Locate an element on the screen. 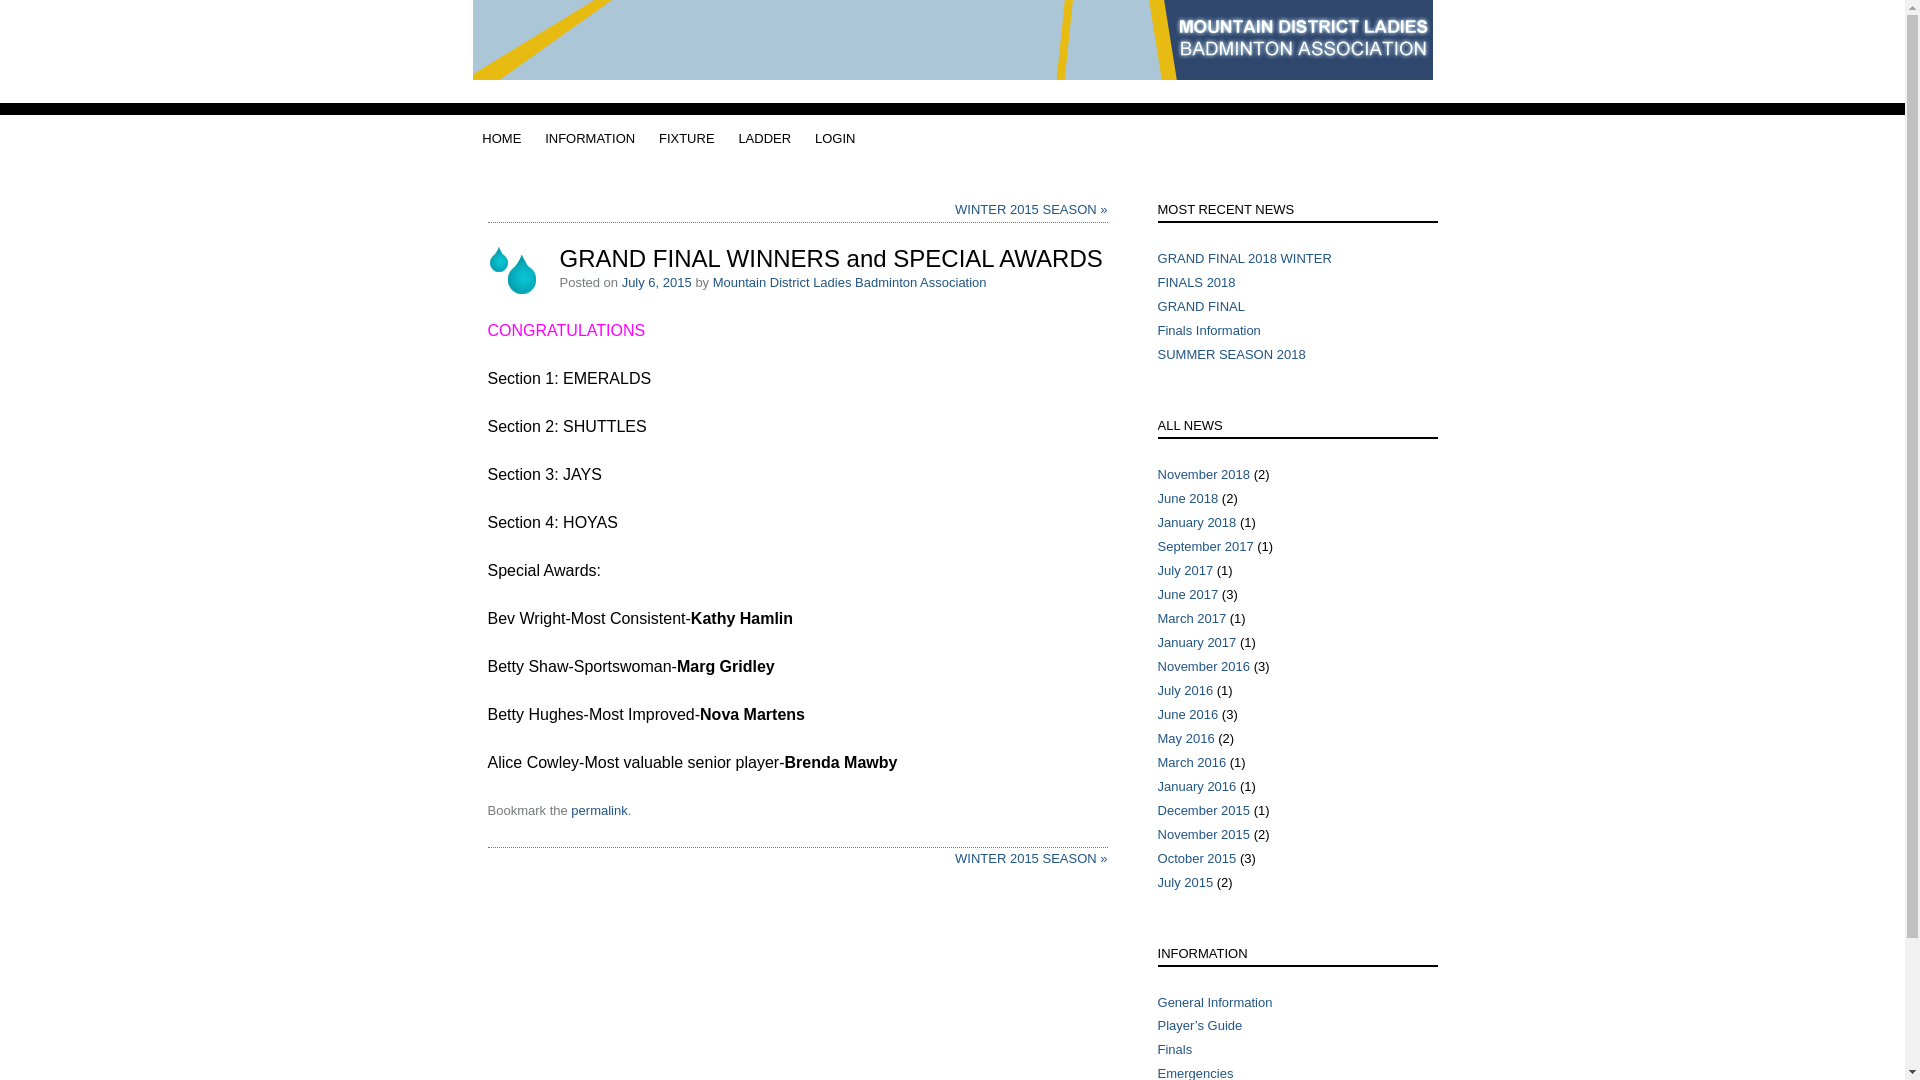  'July 2017' is located at coordinates (1185, 570).